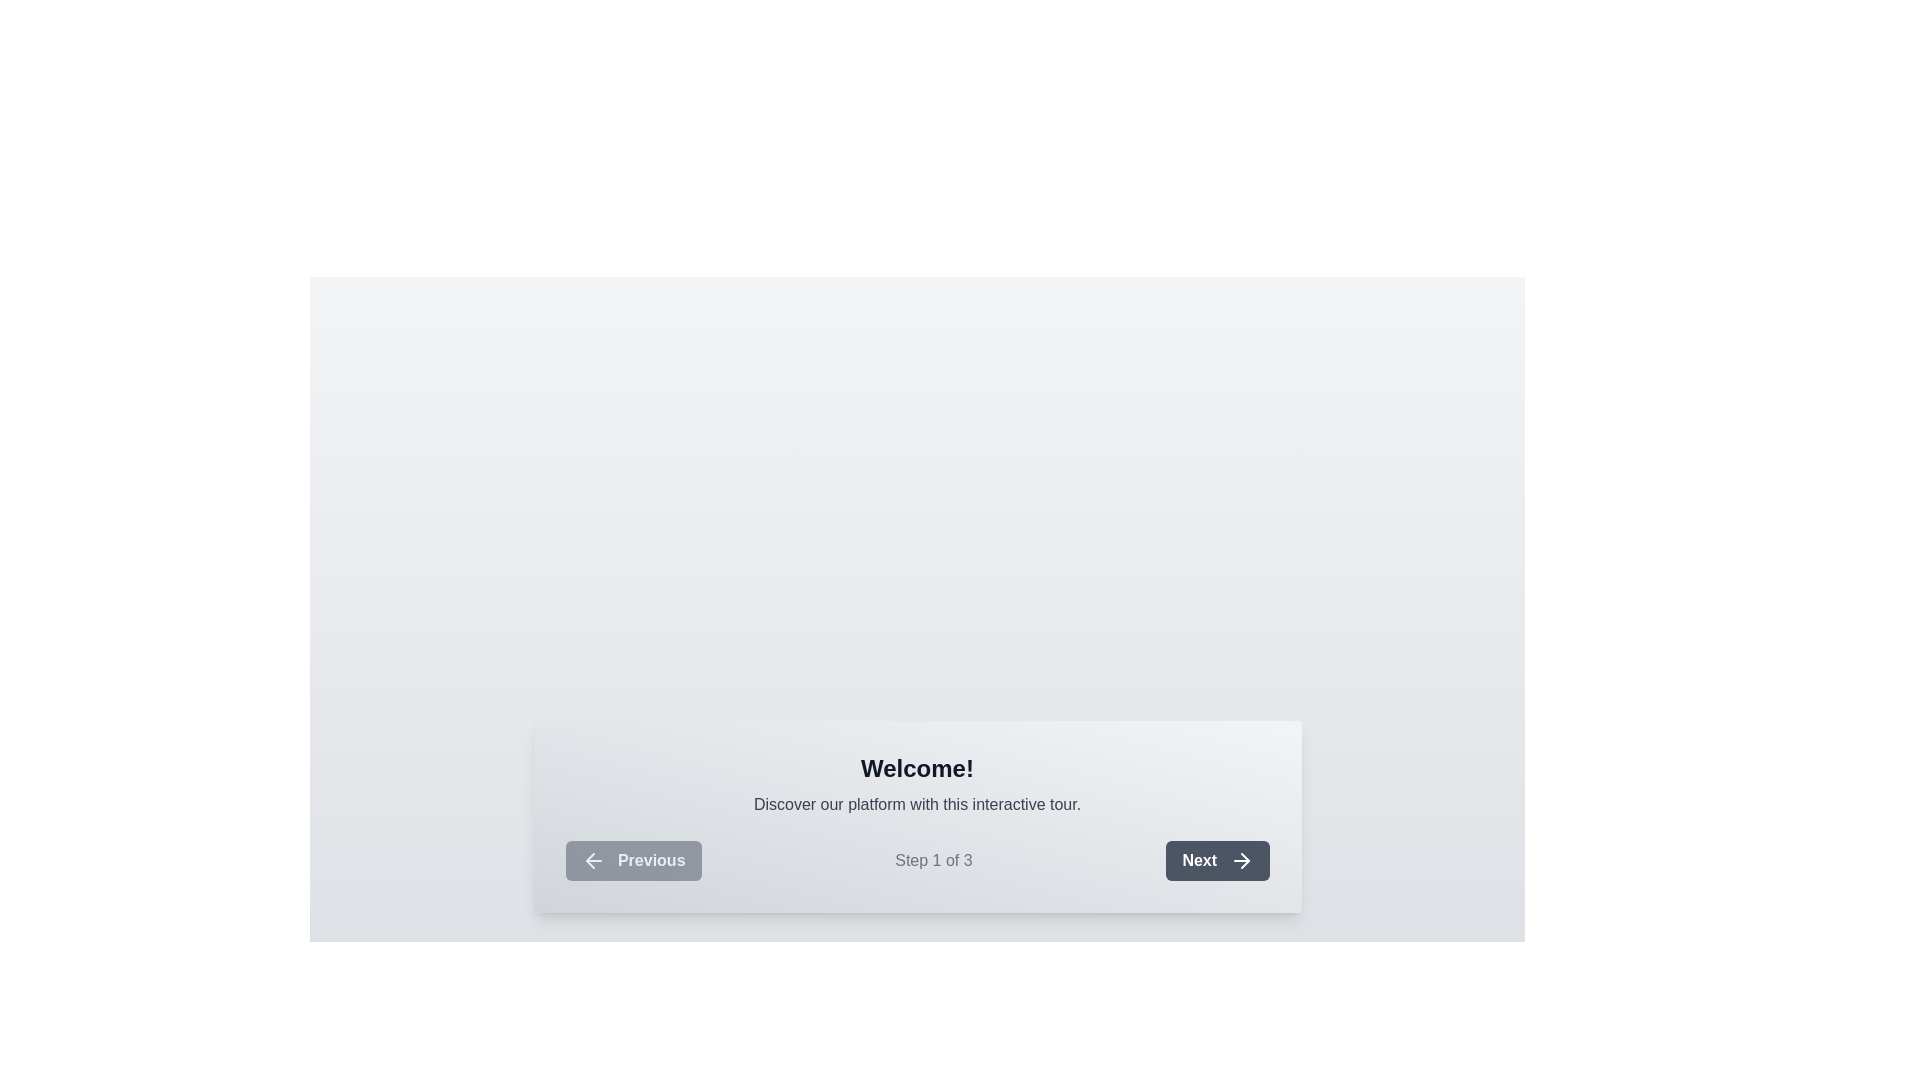 The width and height of the screenshot is (1920, 1080). I want to click on the text element that indicates the current step in a sequence, visually positioned between the 'Previous' and 'Next' buttons in the bottom panel, so click(932, 859).